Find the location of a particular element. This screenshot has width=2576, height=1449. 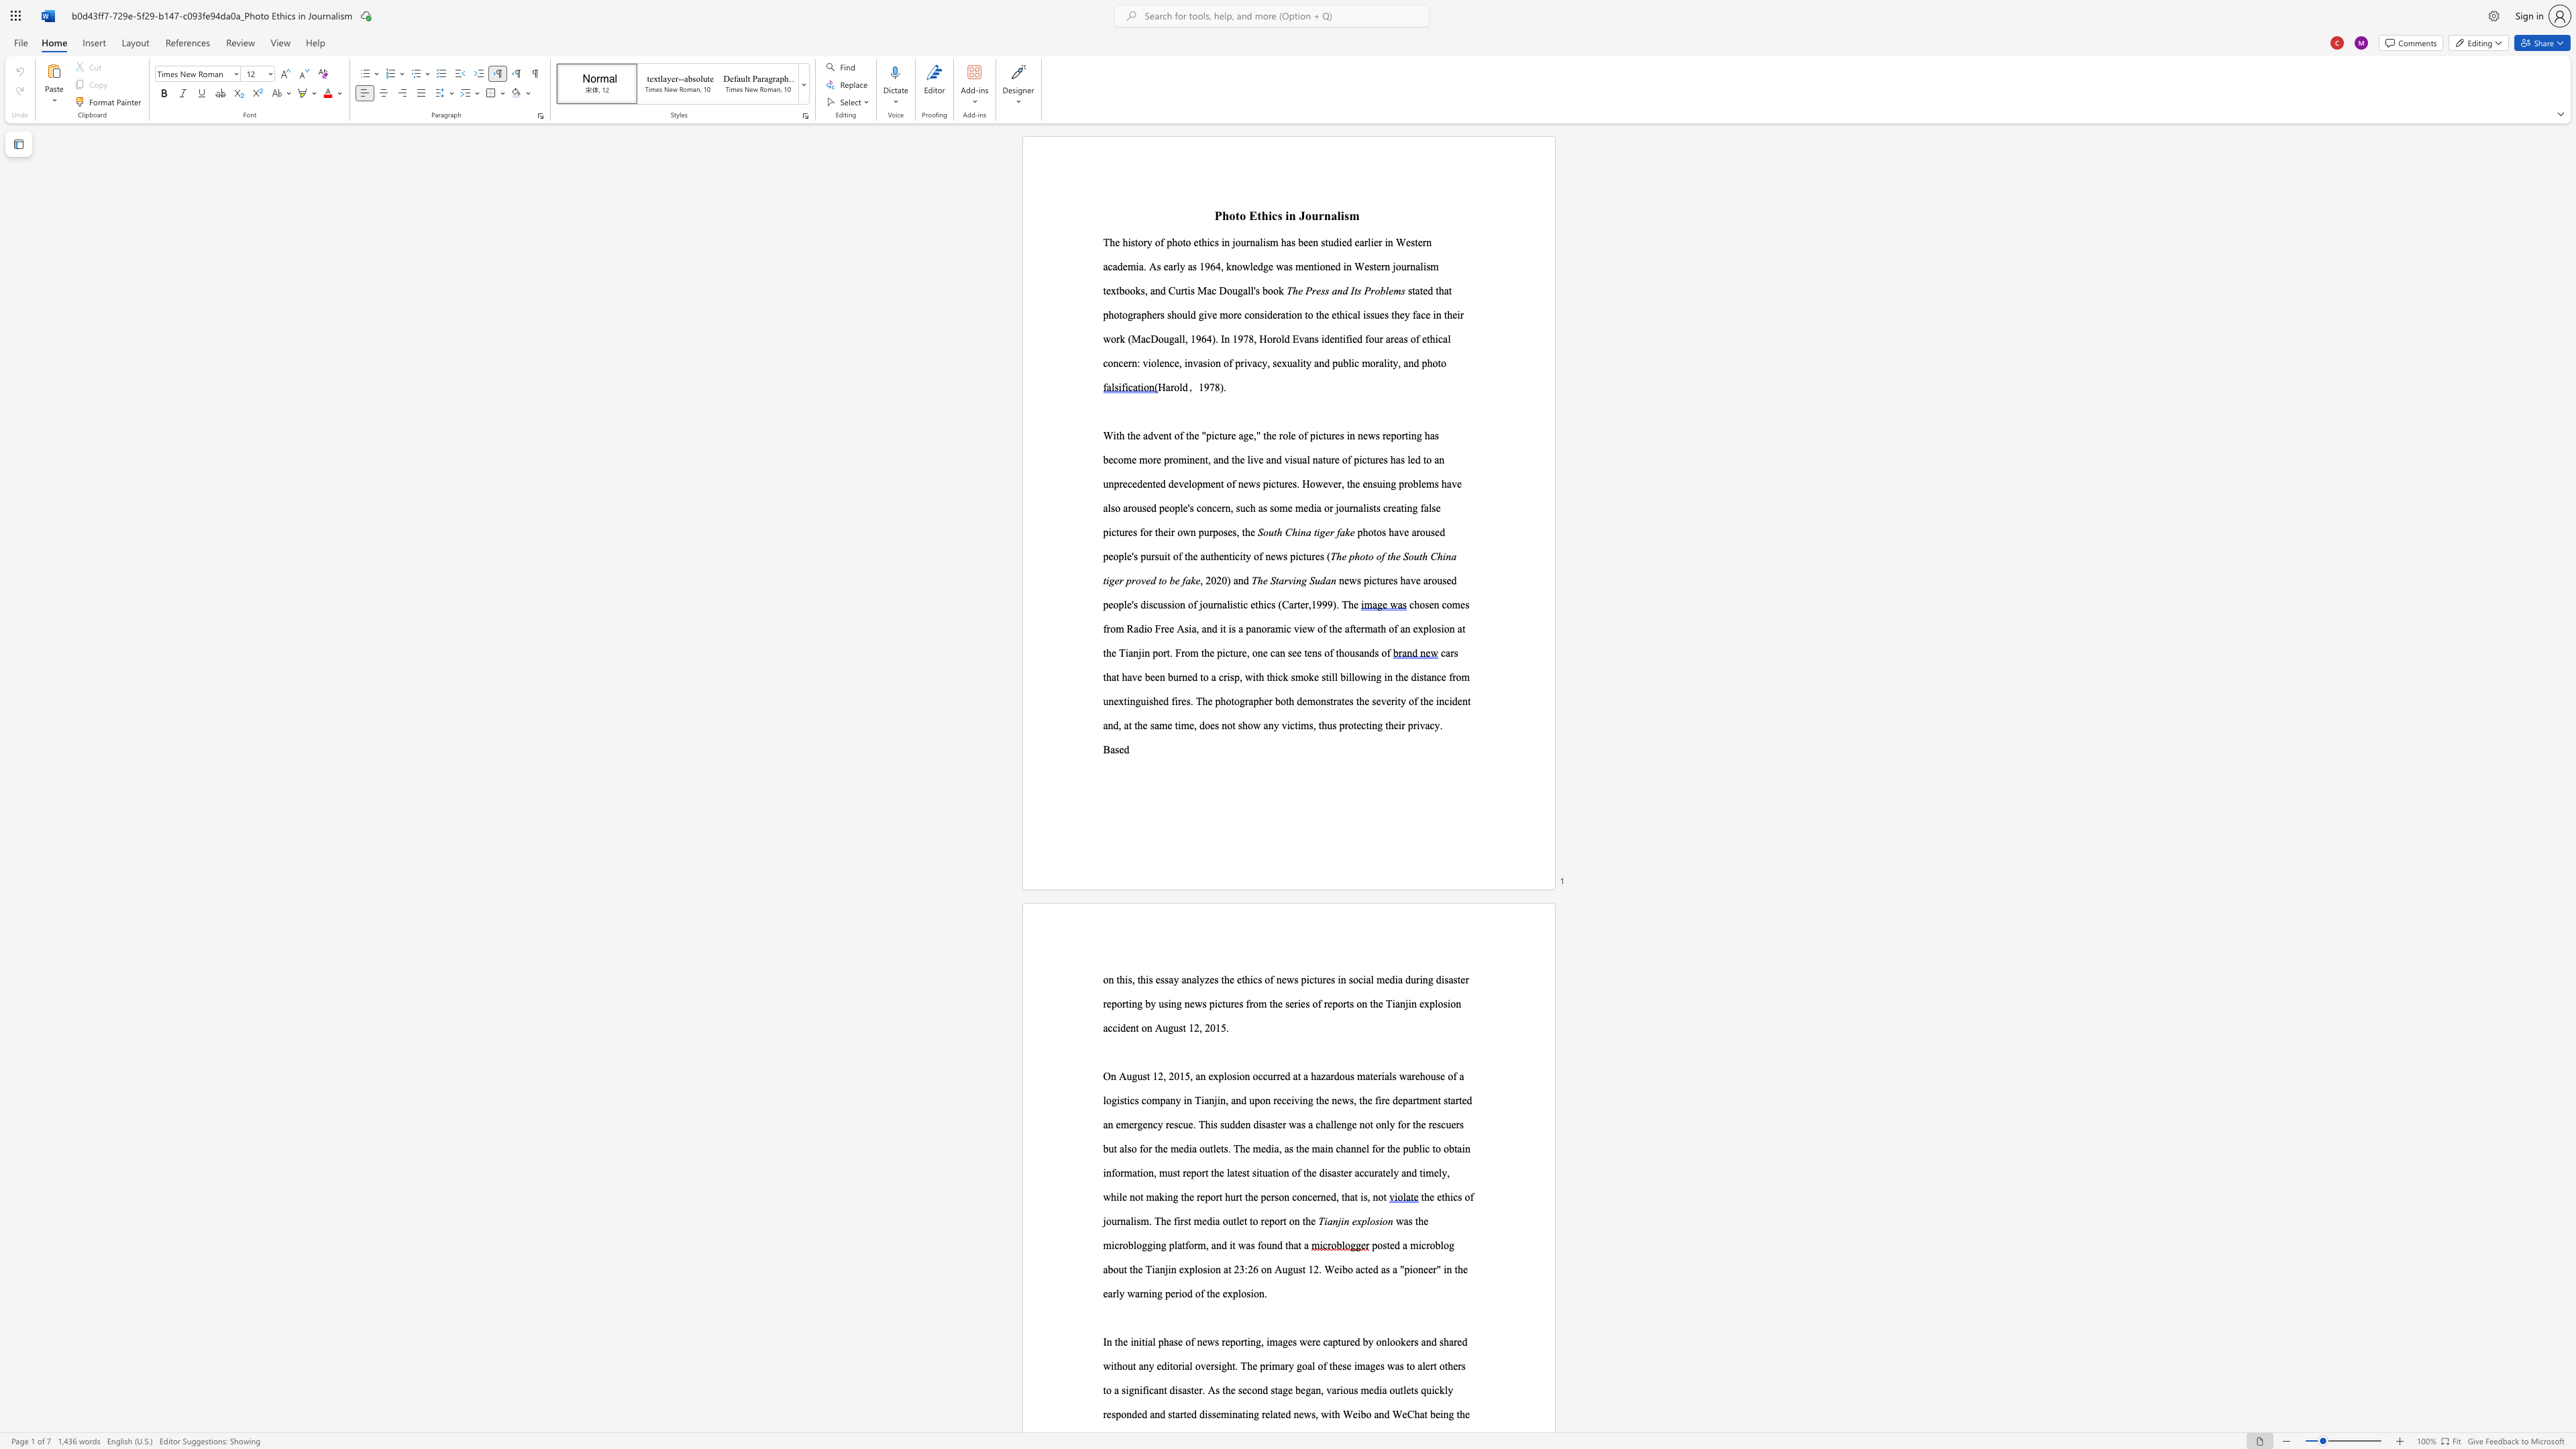

the 1th character "," in the text is located at coordinates (1240, 677).